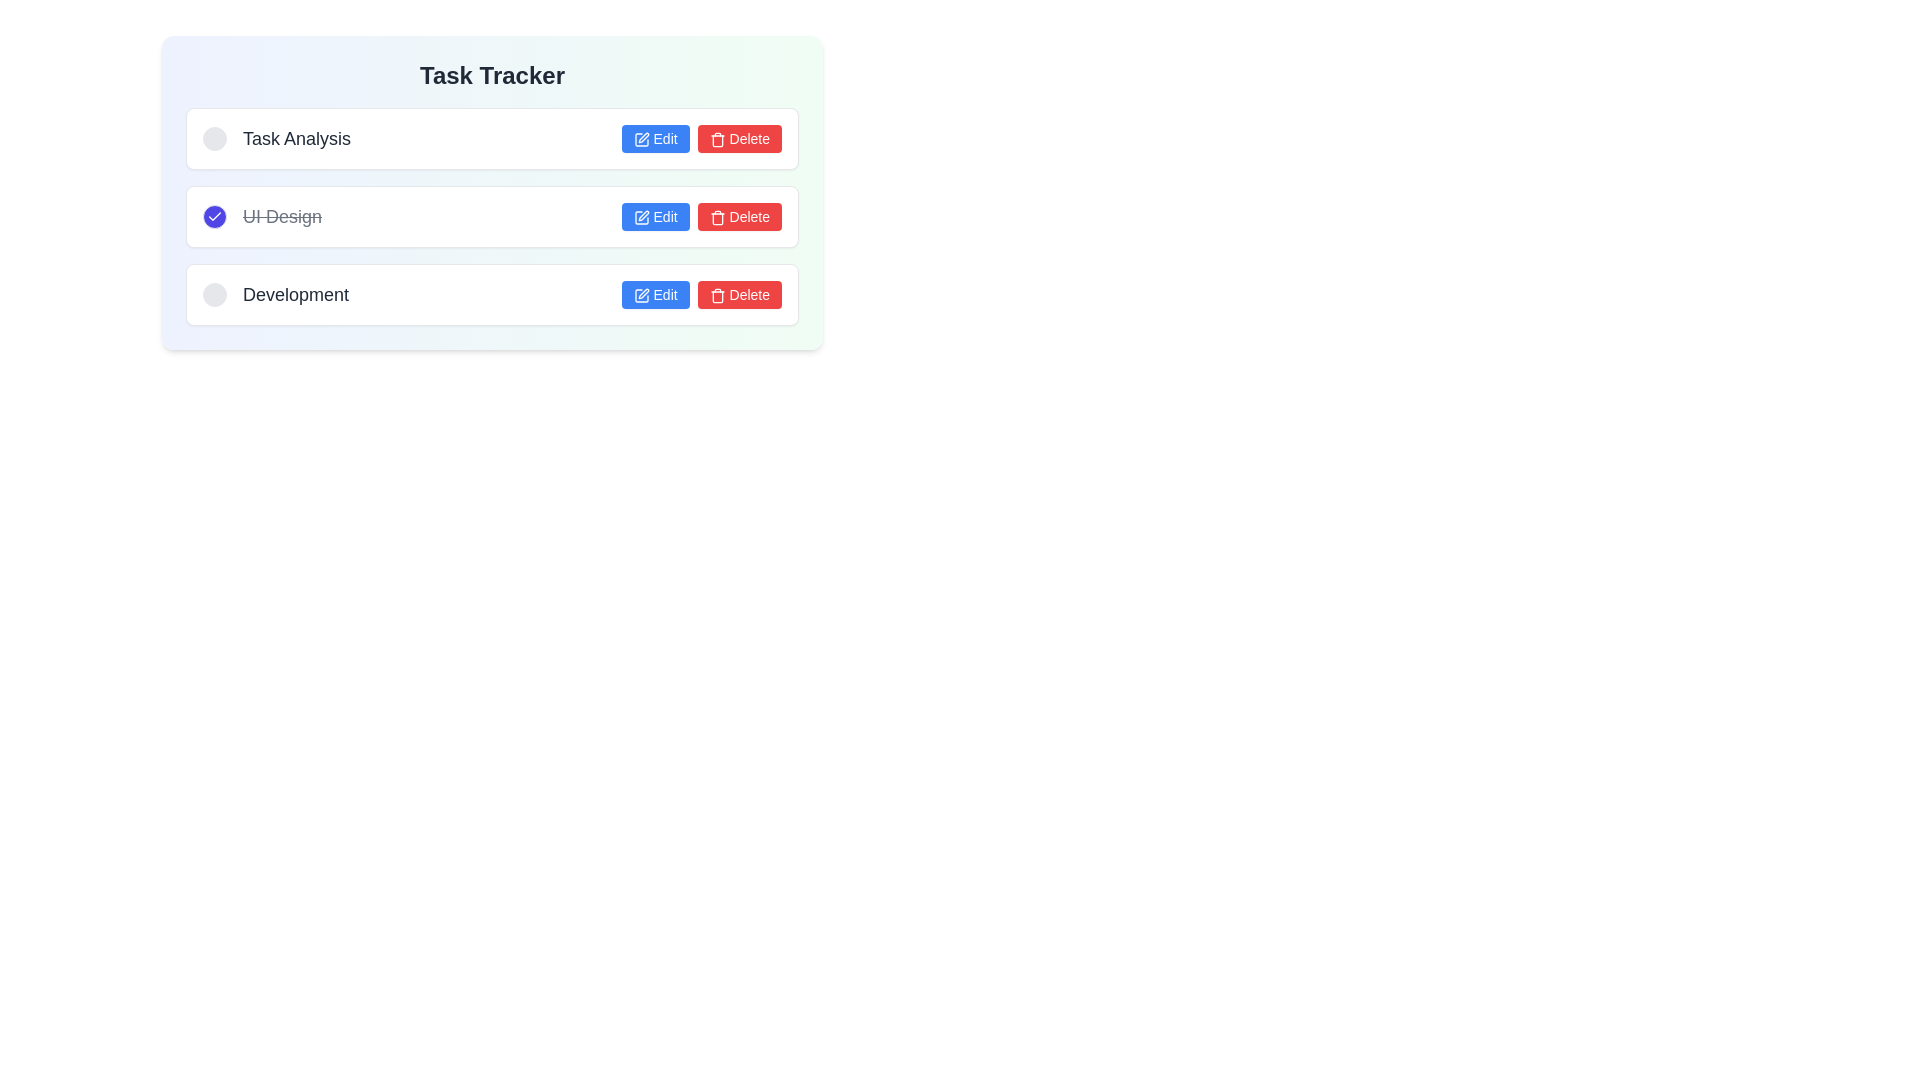 This screenshot has height=1080, width=1920. I want to click on the first circular toggle button in the horizontal layout group under the 'Task Tracker' title, so click(215, 137).